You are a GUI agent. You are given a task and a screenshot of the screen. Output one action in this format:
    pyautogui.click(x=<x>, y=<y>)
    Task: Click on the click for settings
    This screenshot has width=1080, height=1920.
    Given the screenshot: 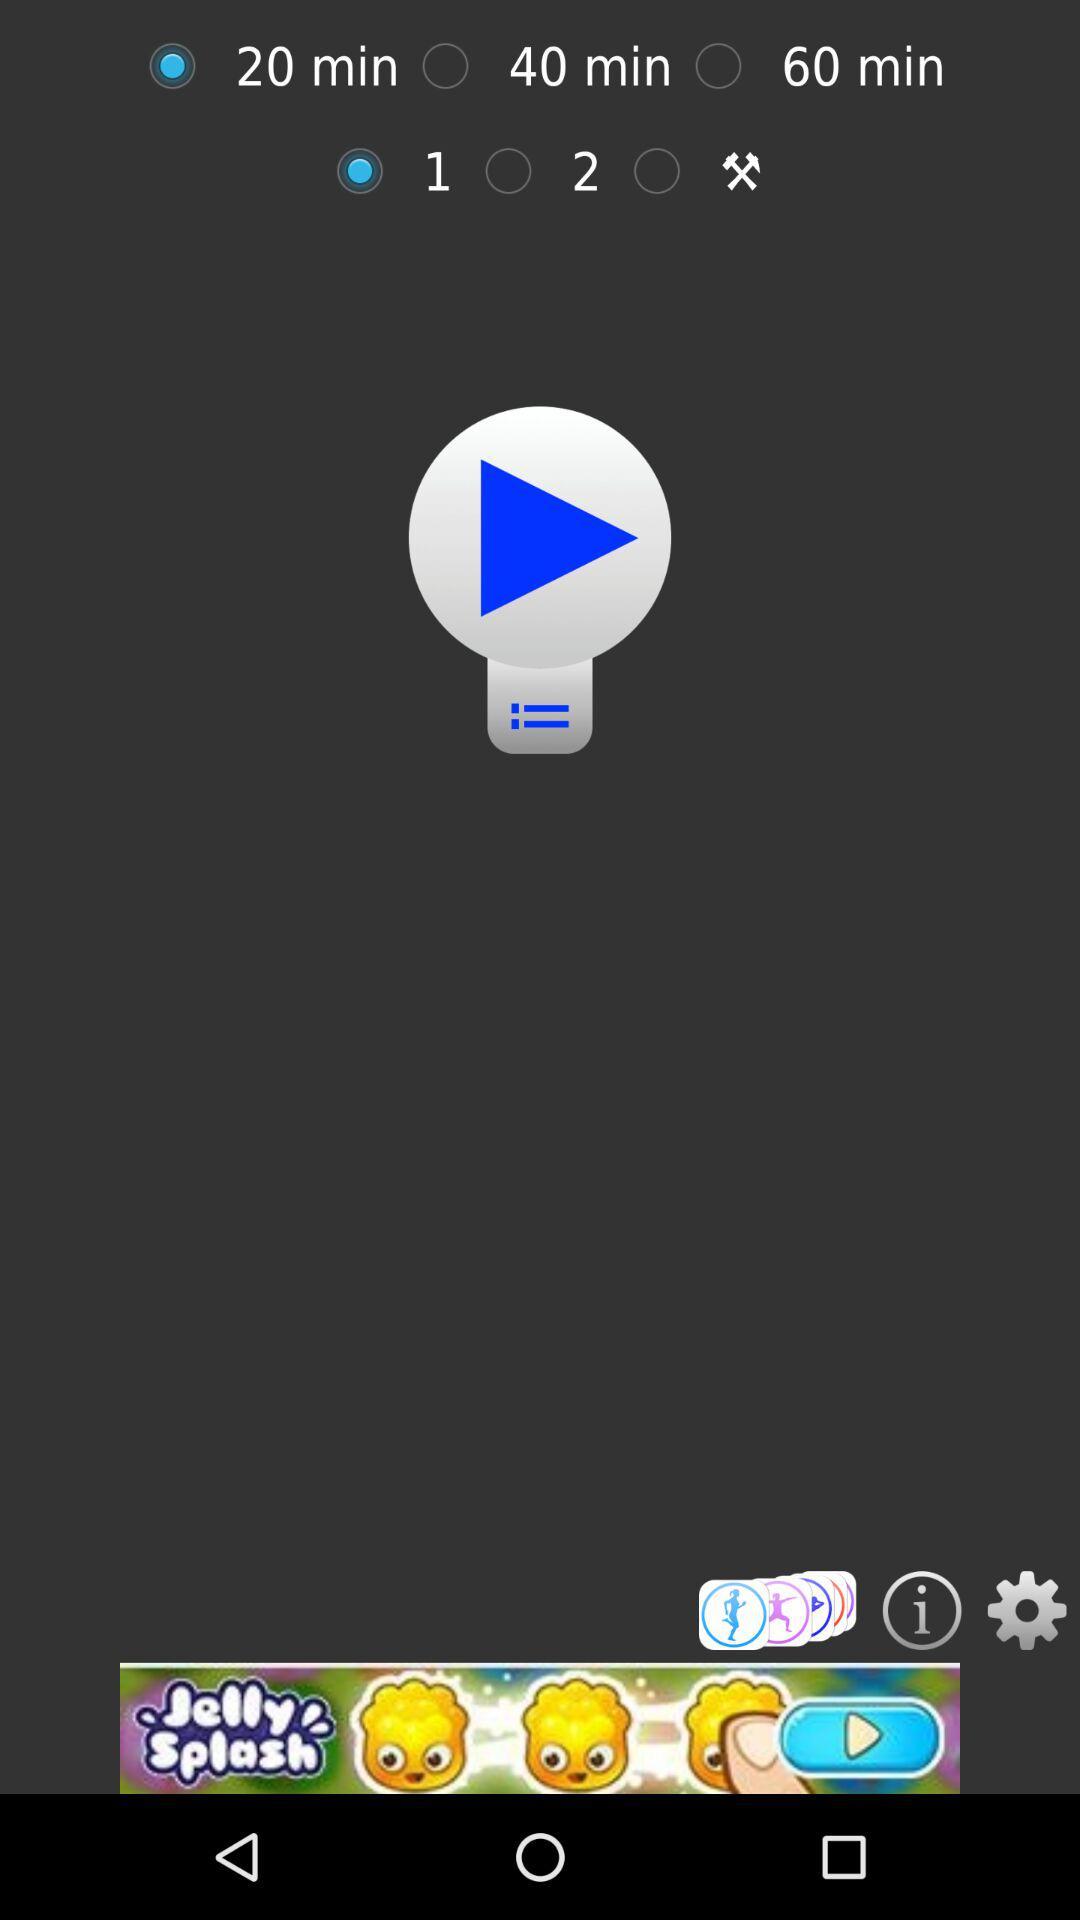 What is the action you would take?
    pyautogui.click(x=1027, y=1610)
    